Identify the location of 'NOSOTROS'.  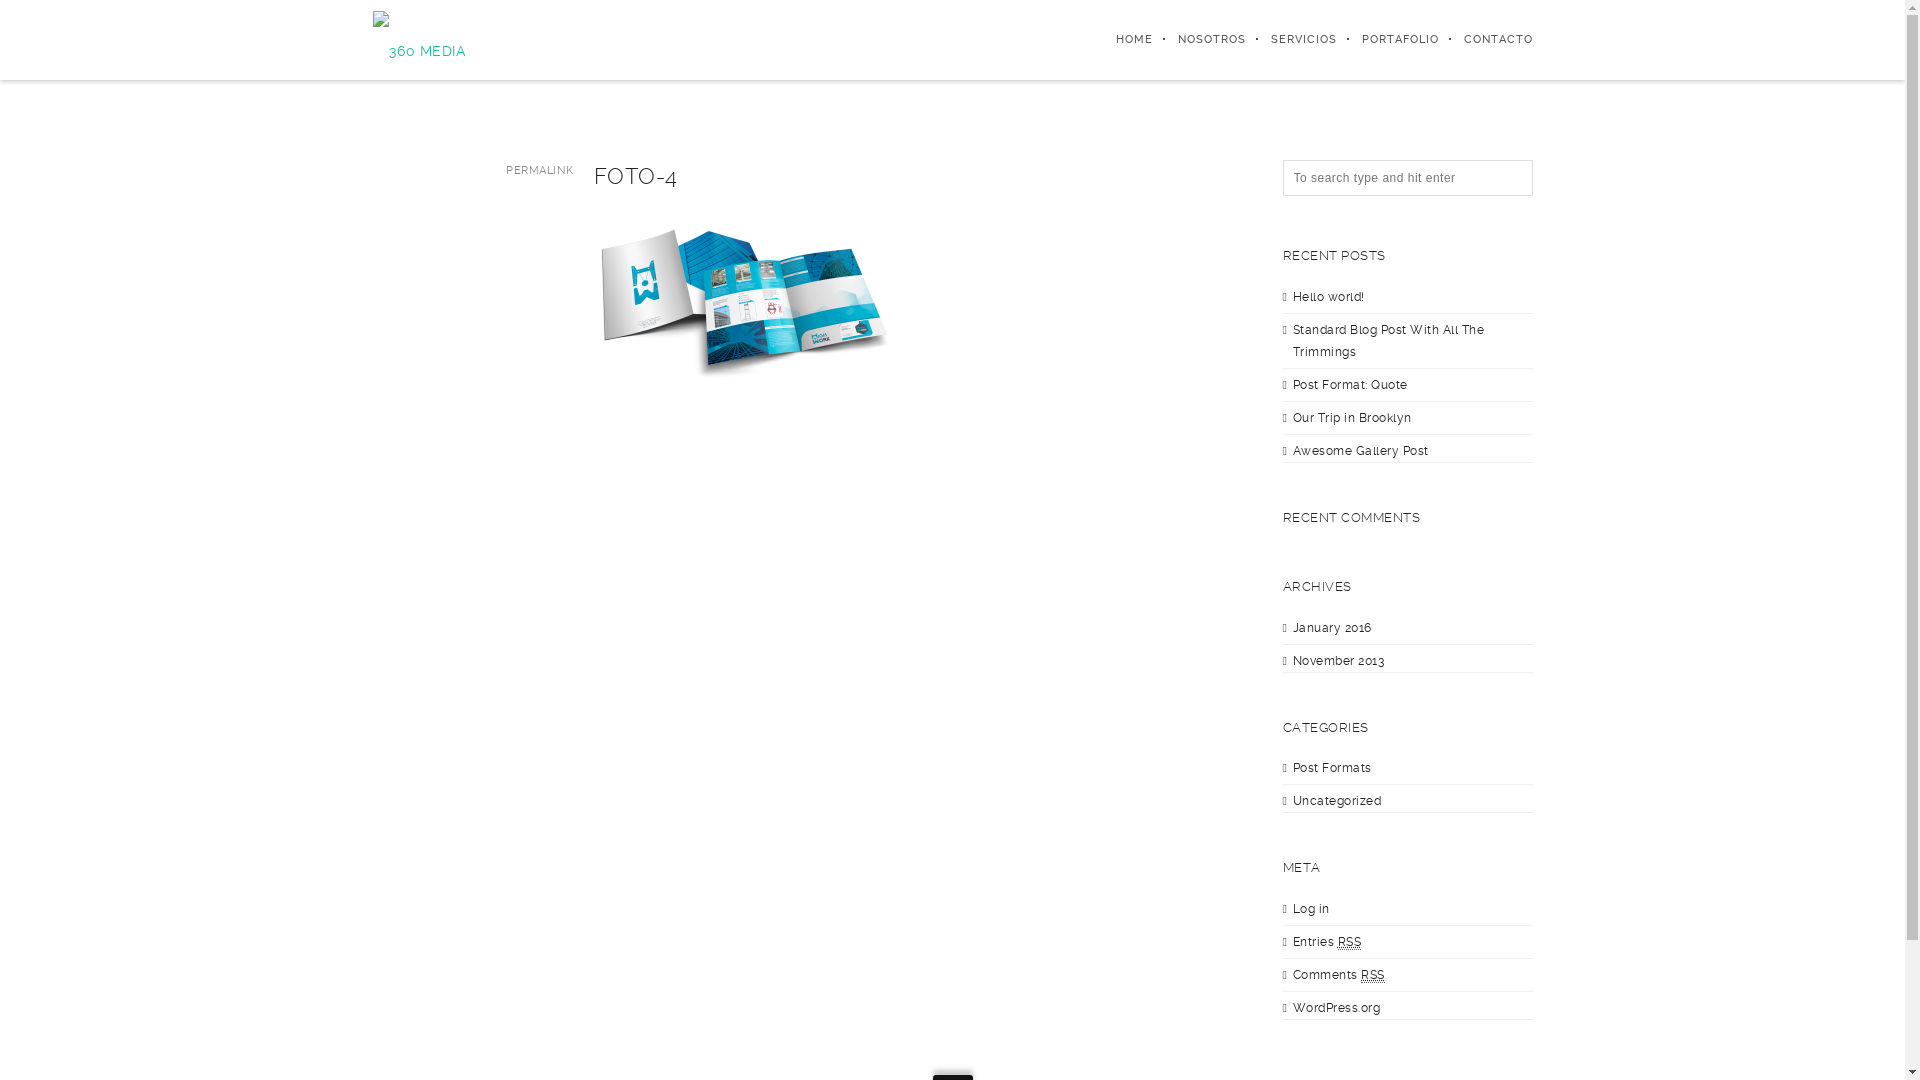
(1198, 39).